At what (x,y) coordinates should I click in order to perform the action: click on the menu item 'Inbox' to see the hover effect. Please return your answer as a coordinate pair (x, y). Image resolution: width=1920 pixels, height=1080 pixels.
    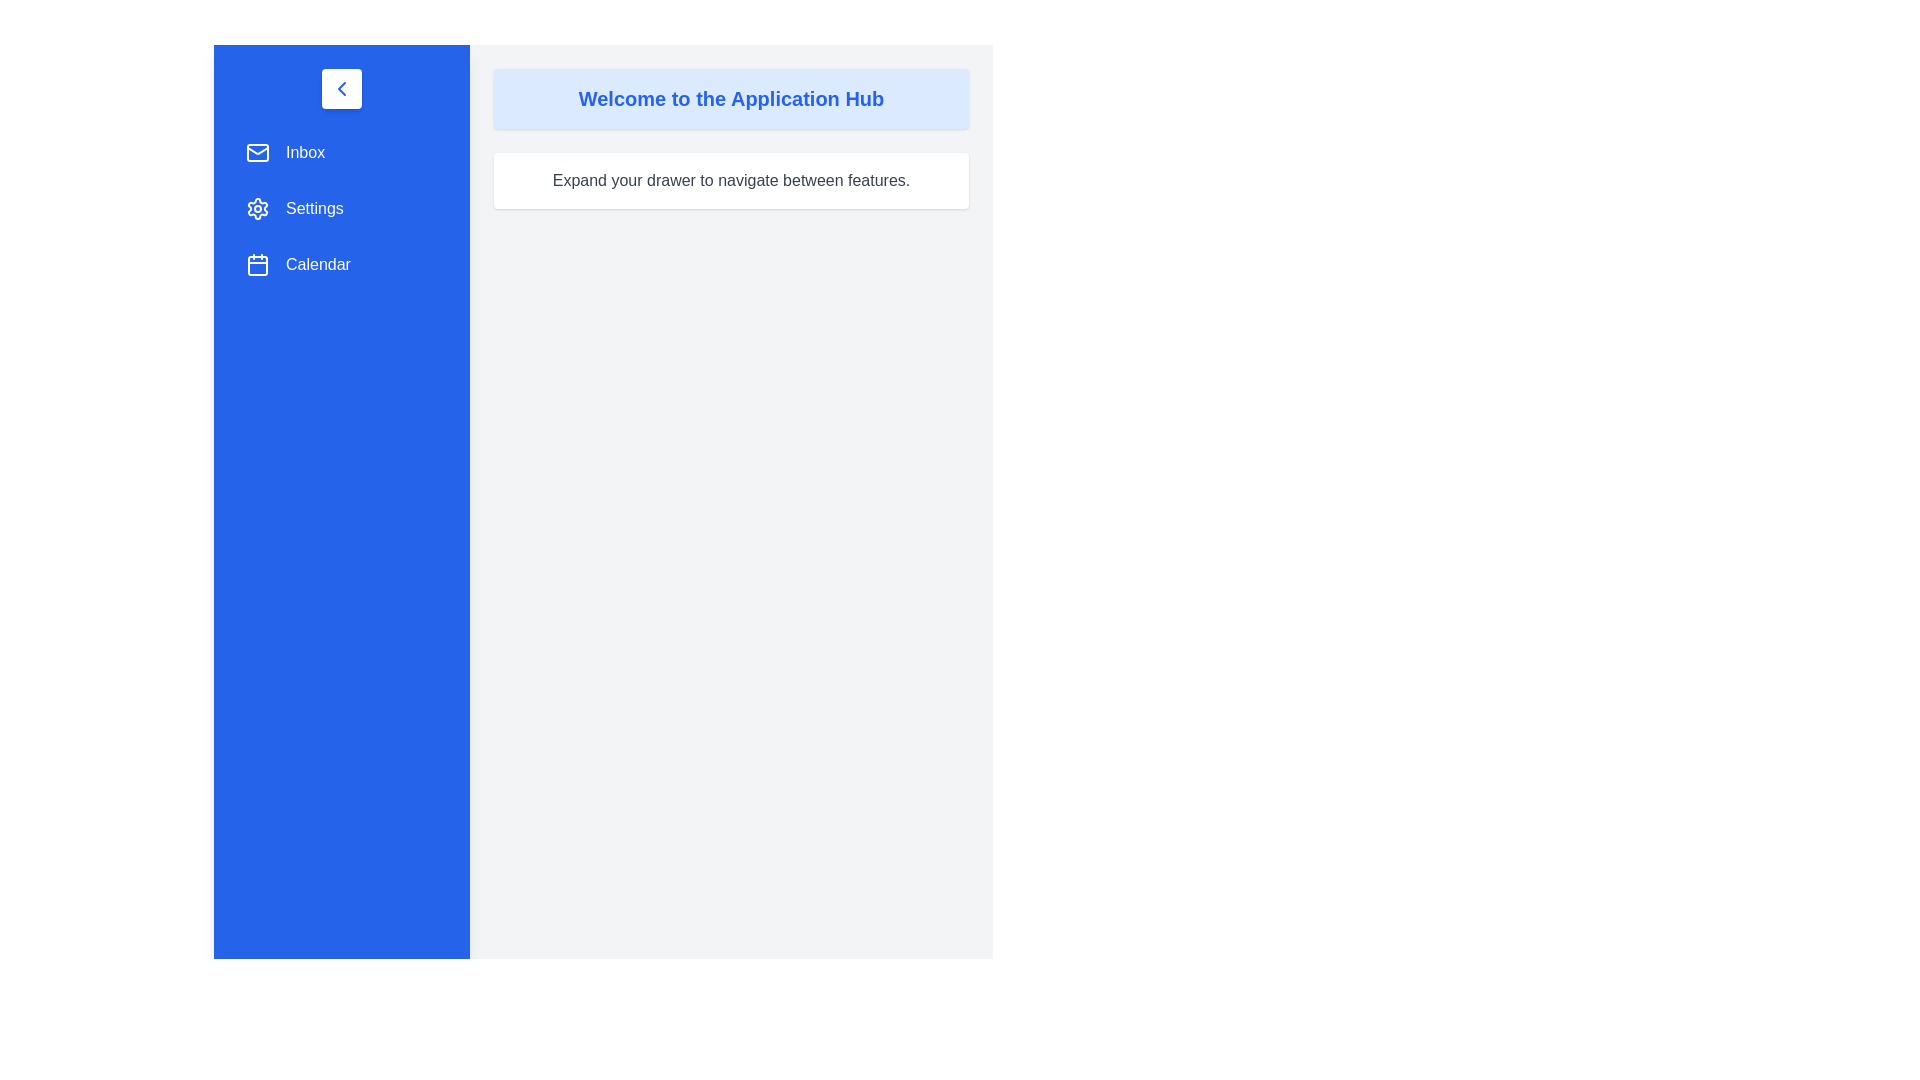
    Looking at the image, I should click on (341, 152).